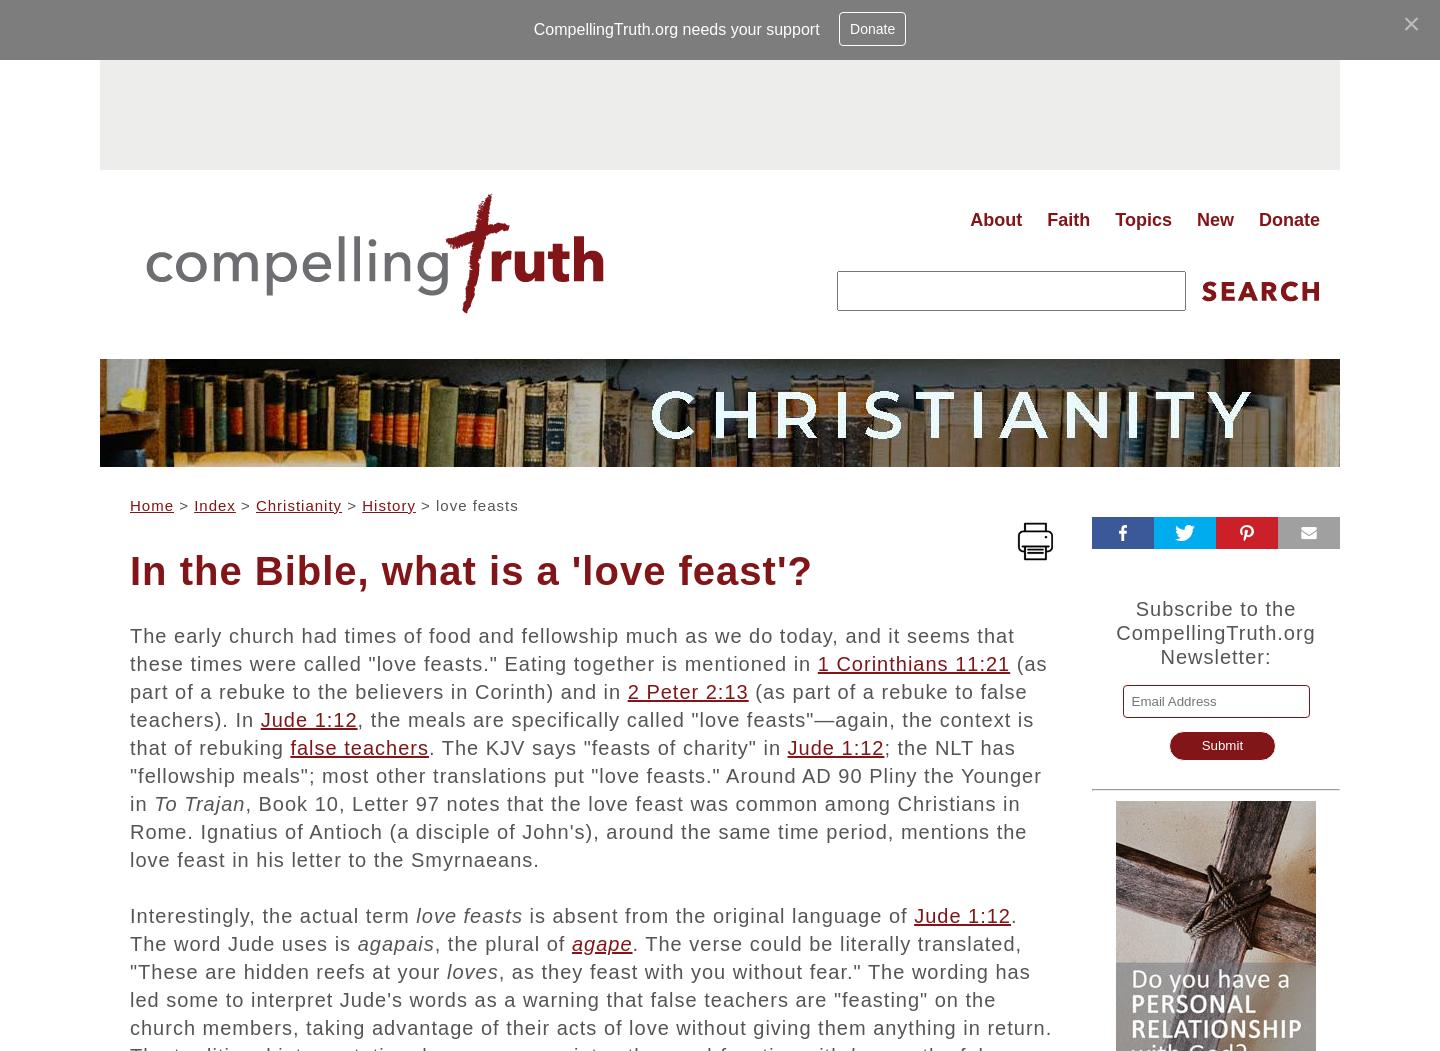  I want to click on '> love feasts', so click(466, 505).